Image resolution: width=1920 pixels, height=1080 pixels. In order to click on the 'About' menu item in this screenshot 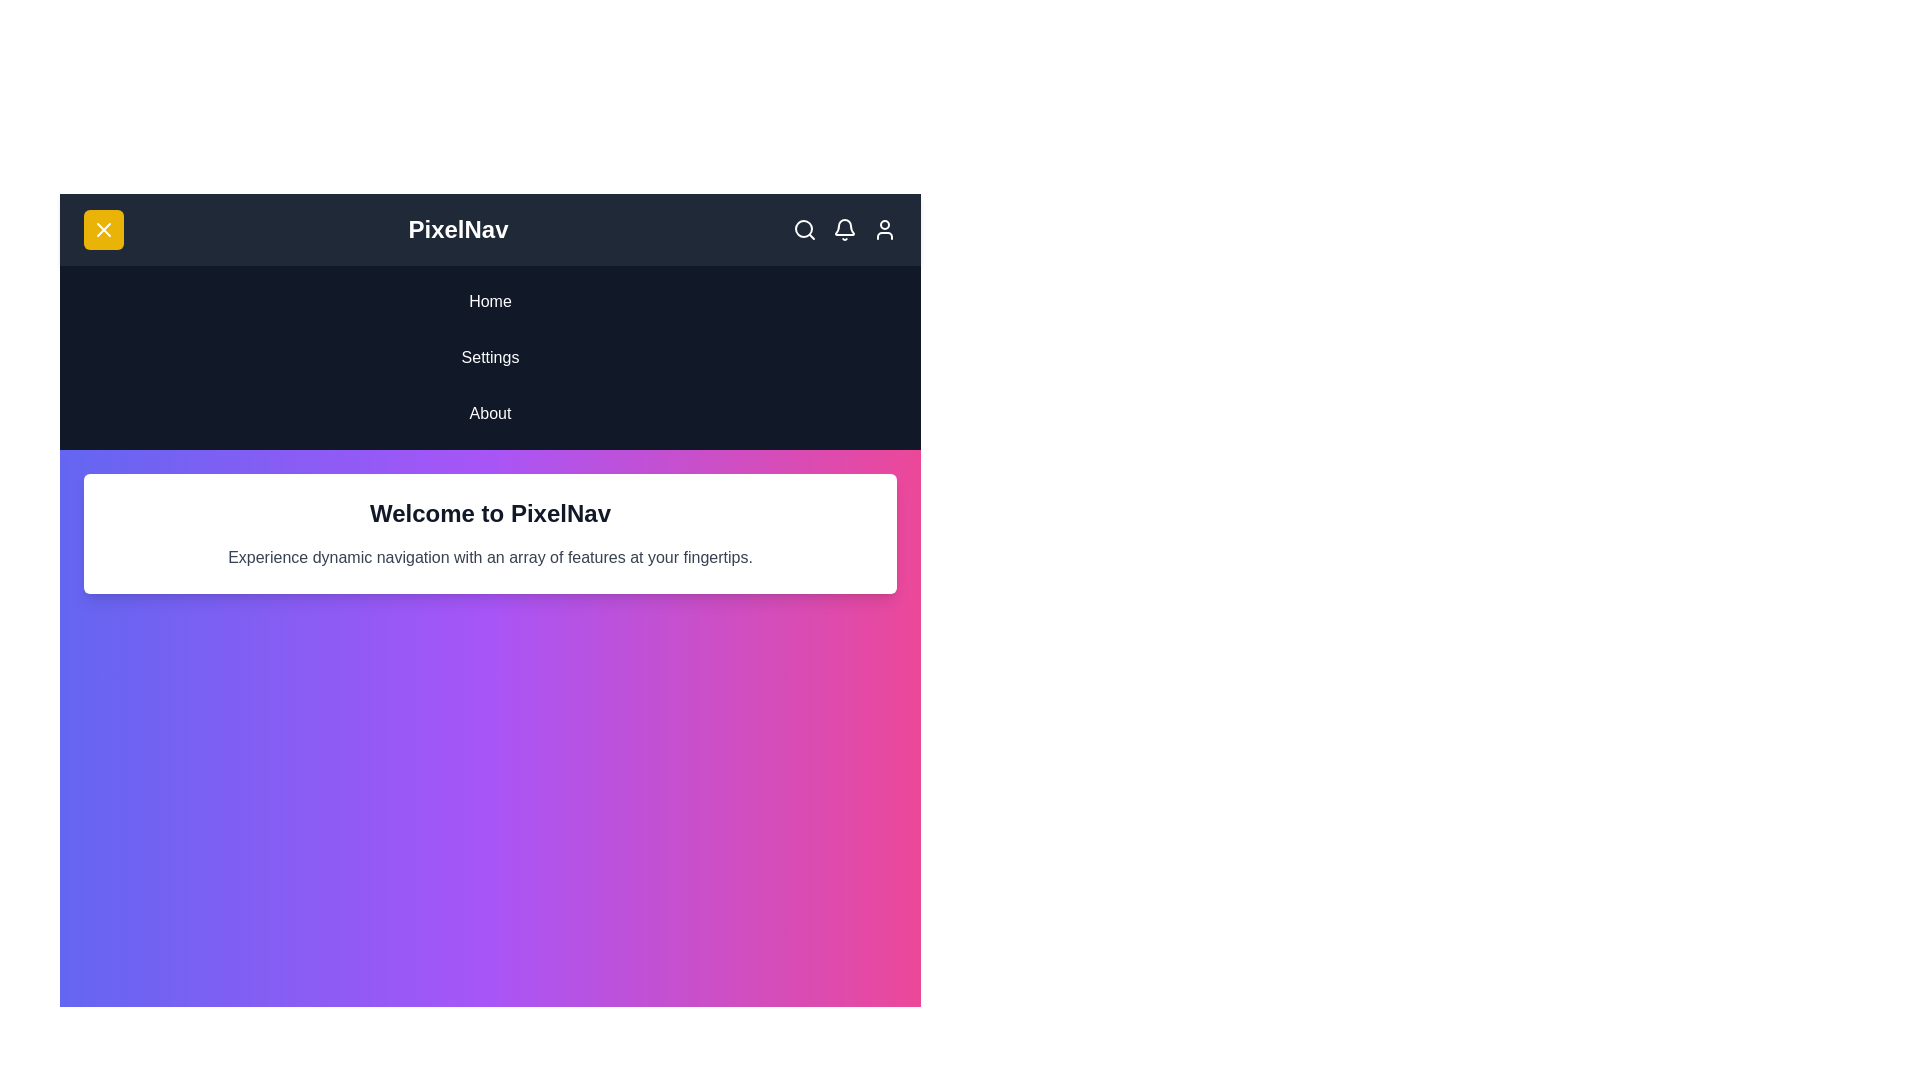, I will do `click(490, 412)`.